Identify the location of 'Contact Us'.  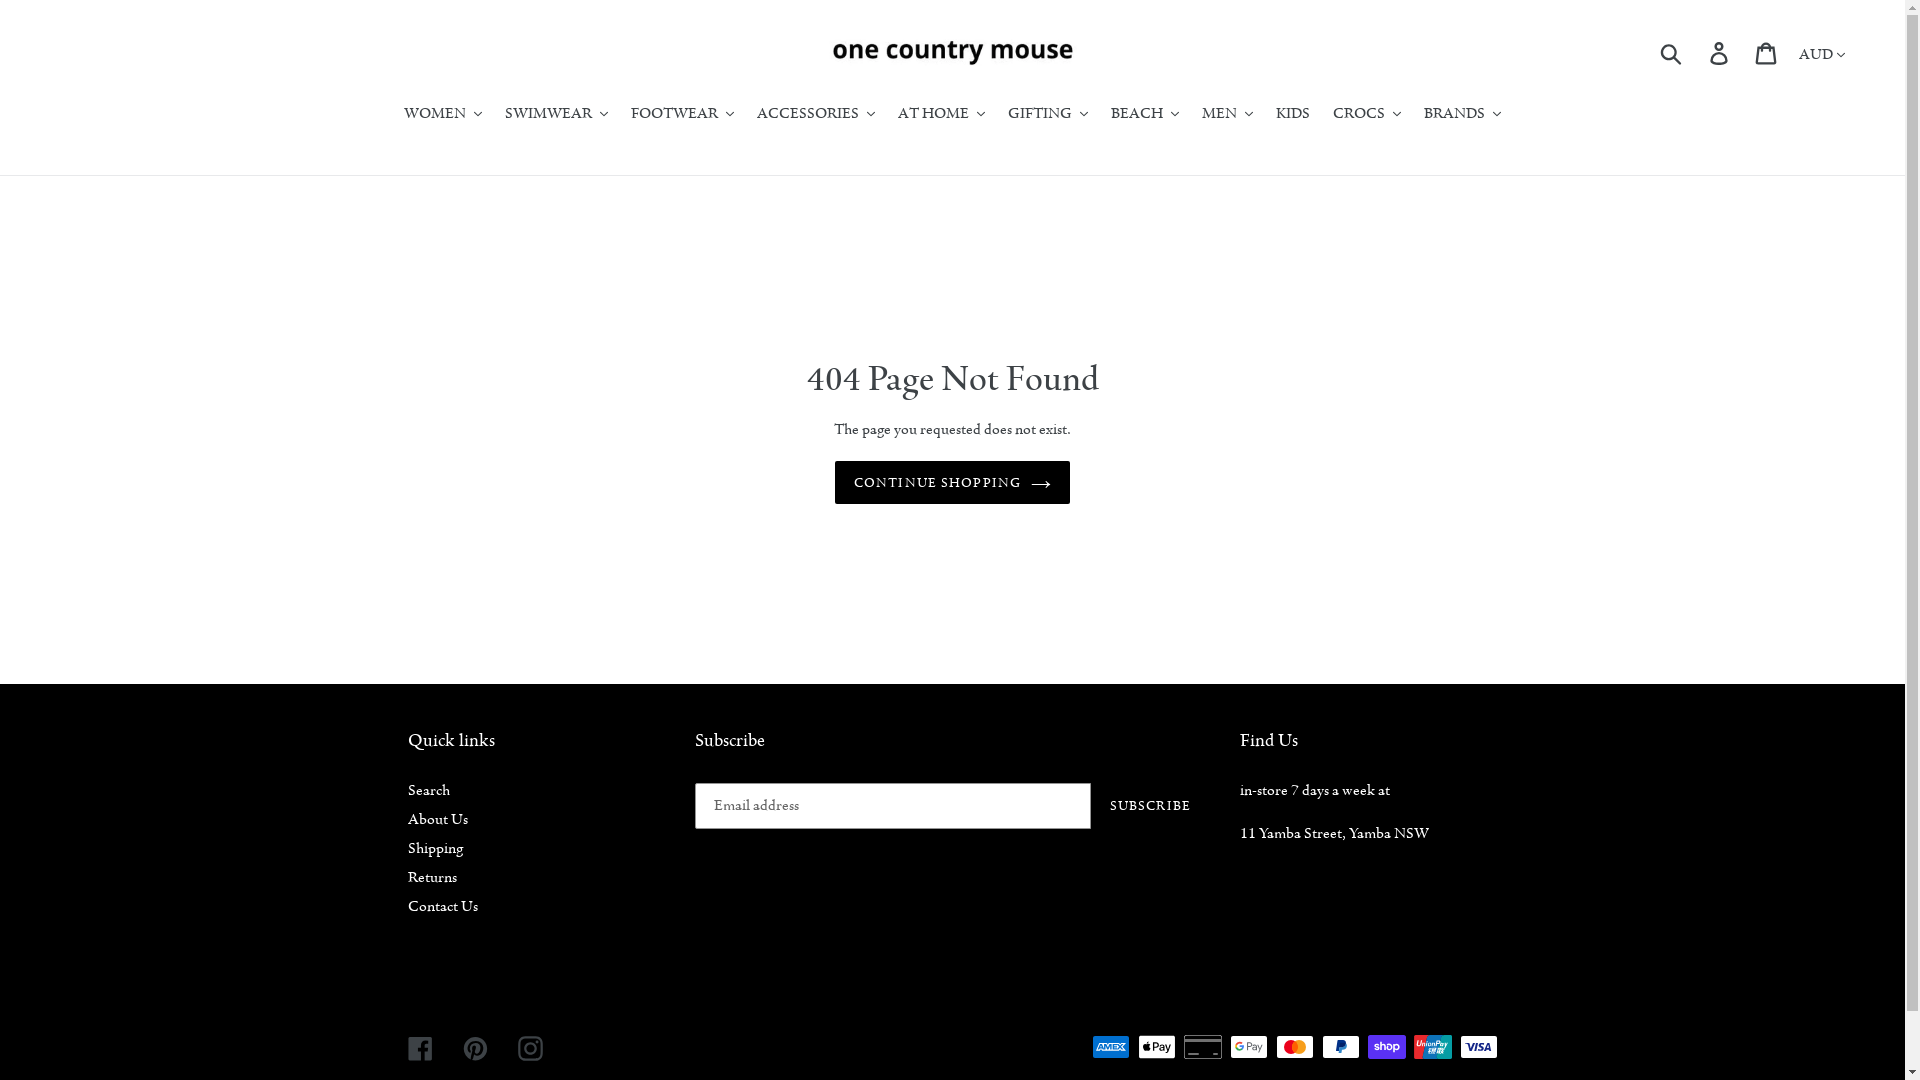
(407, 906).